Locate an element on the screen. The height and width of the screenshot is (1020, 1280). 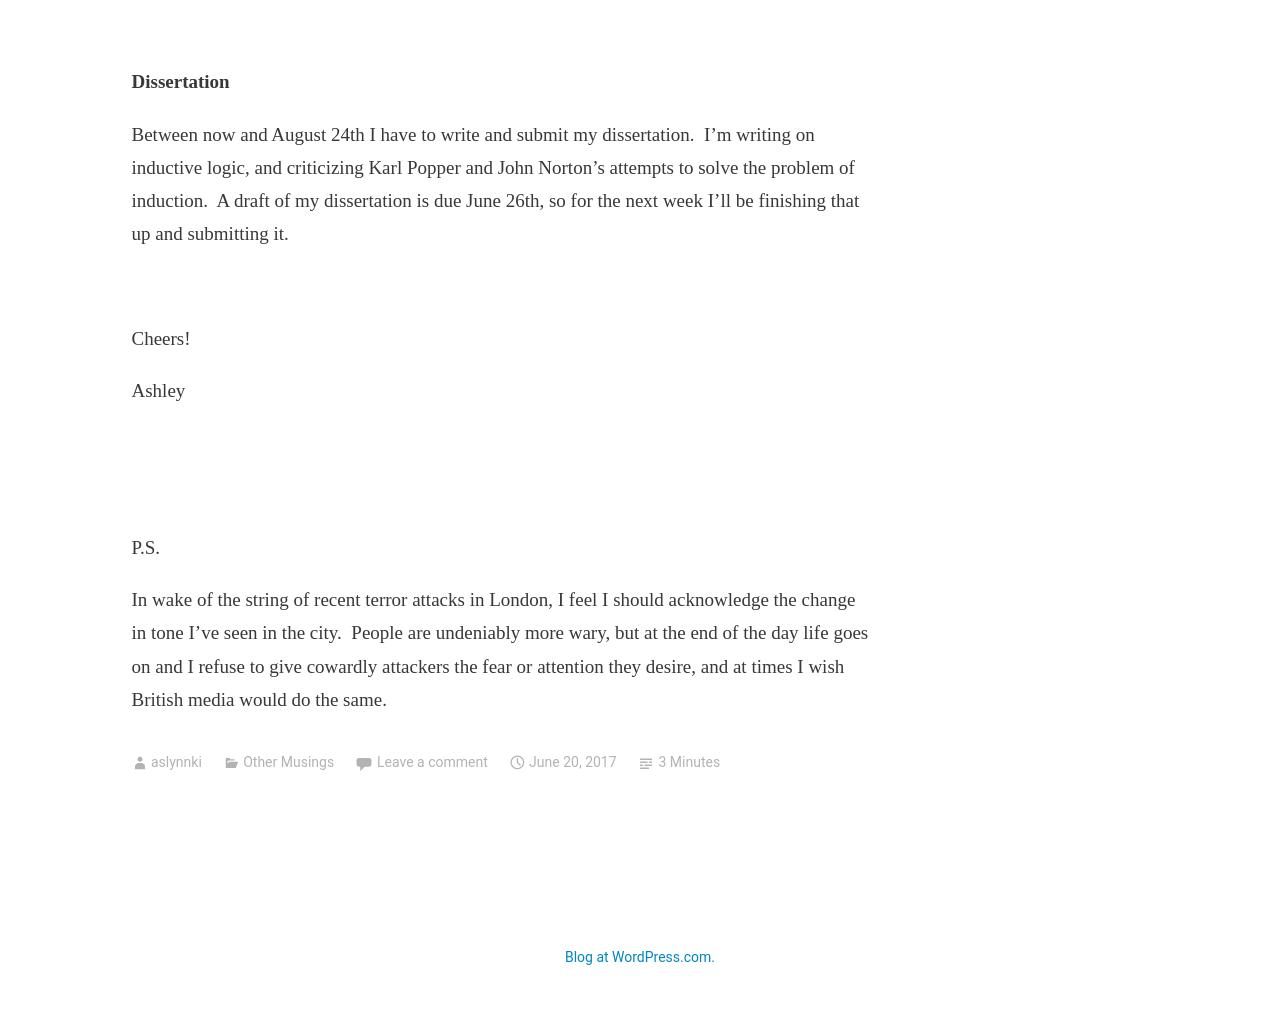
'3 Minutes' is located at coordinates (689, 762).